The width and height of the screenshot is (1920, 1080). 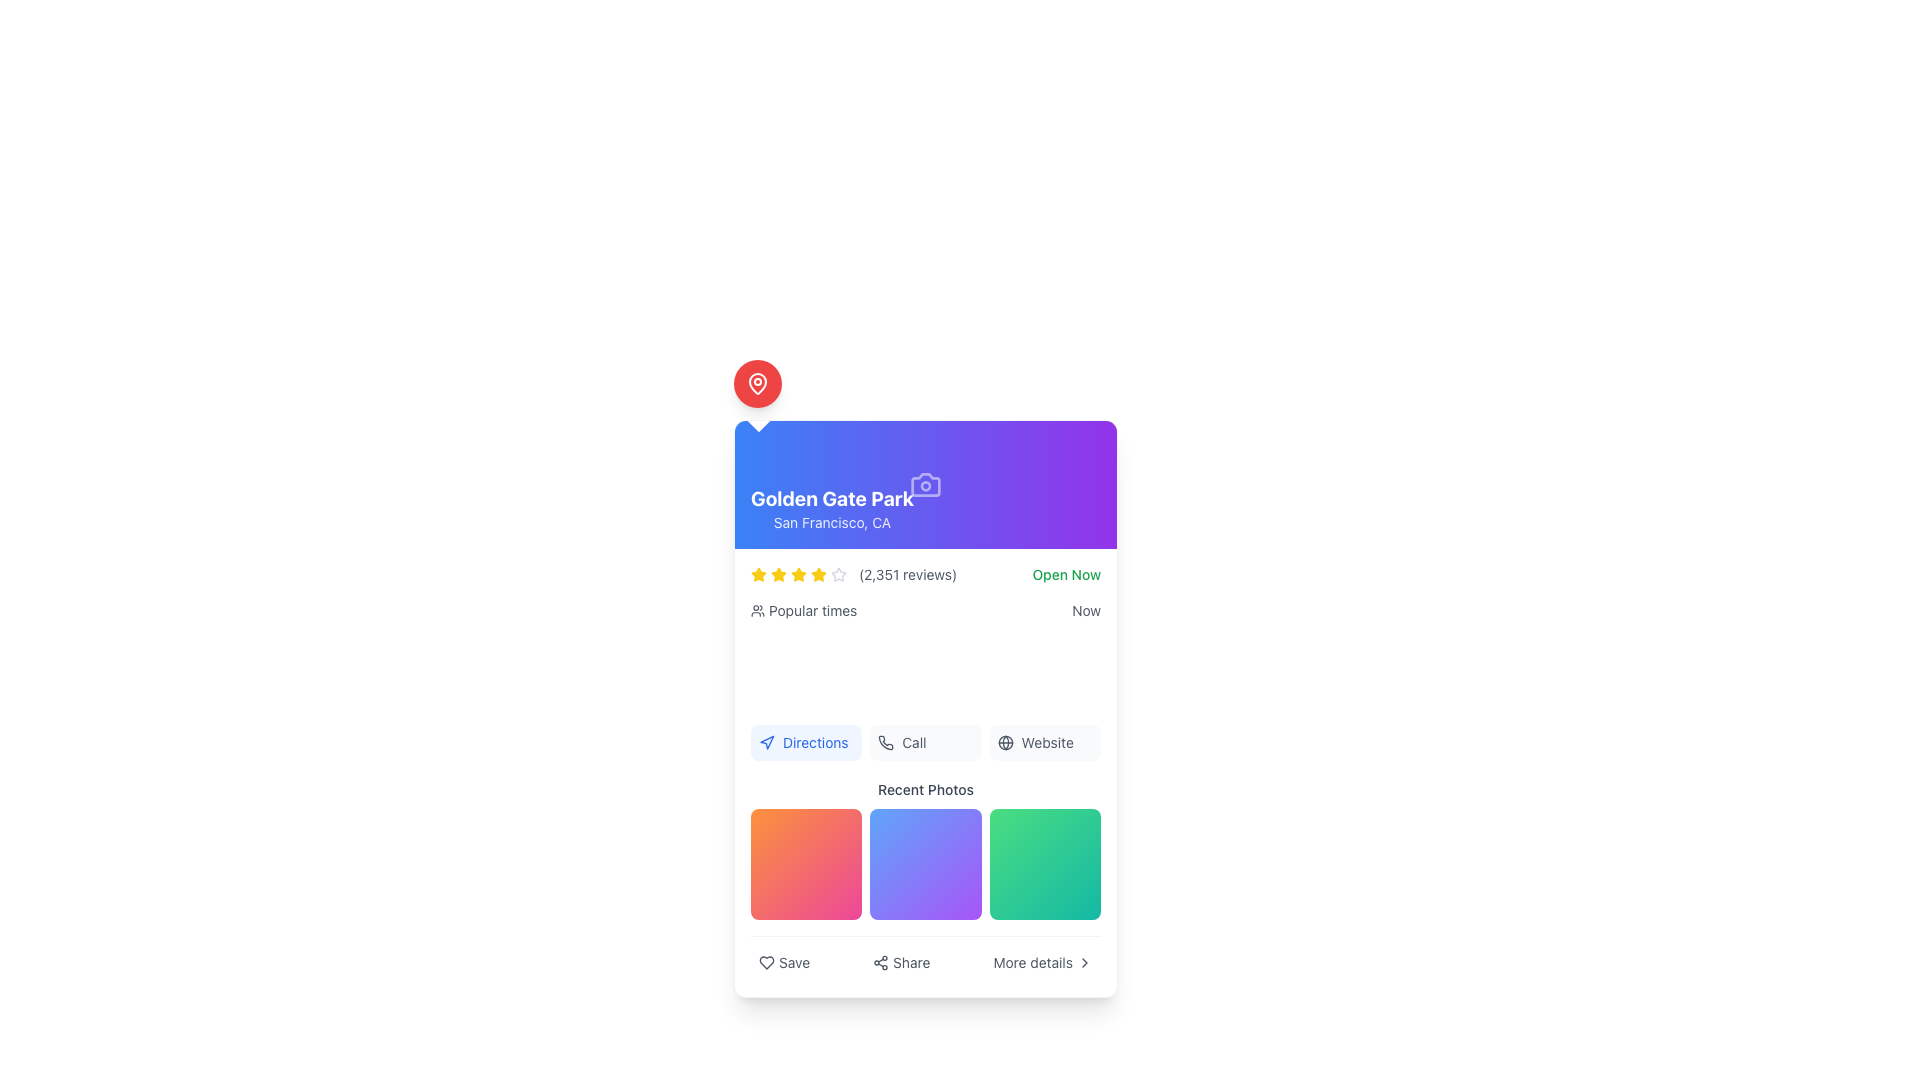 I want to click on the small right-facing arrow icon located on the right side of the 'More details' button, so click(x=1083, y=962).